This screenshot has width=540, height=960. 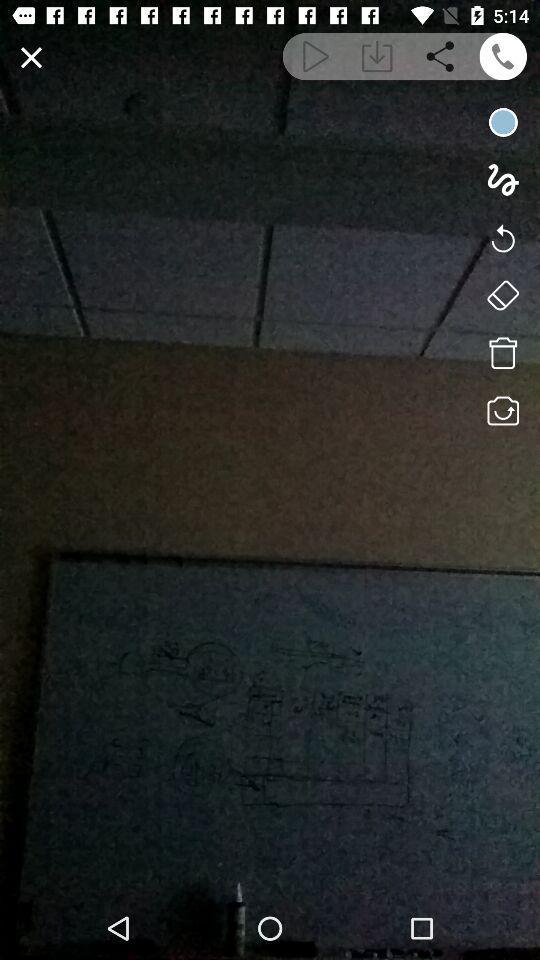 I want to click on download, so click(x=377, y=55).